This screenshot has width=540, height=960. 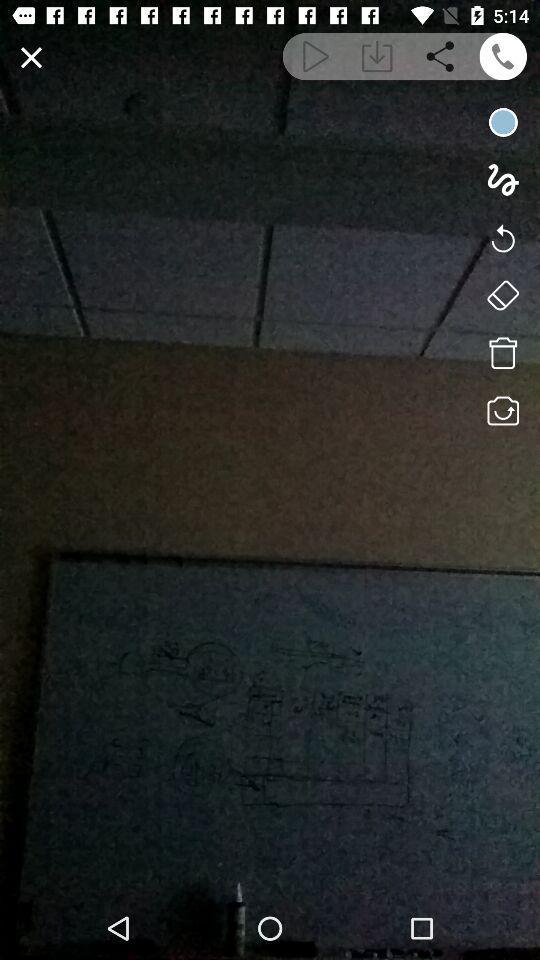 I want to click on download, so click(x=377, y=55).